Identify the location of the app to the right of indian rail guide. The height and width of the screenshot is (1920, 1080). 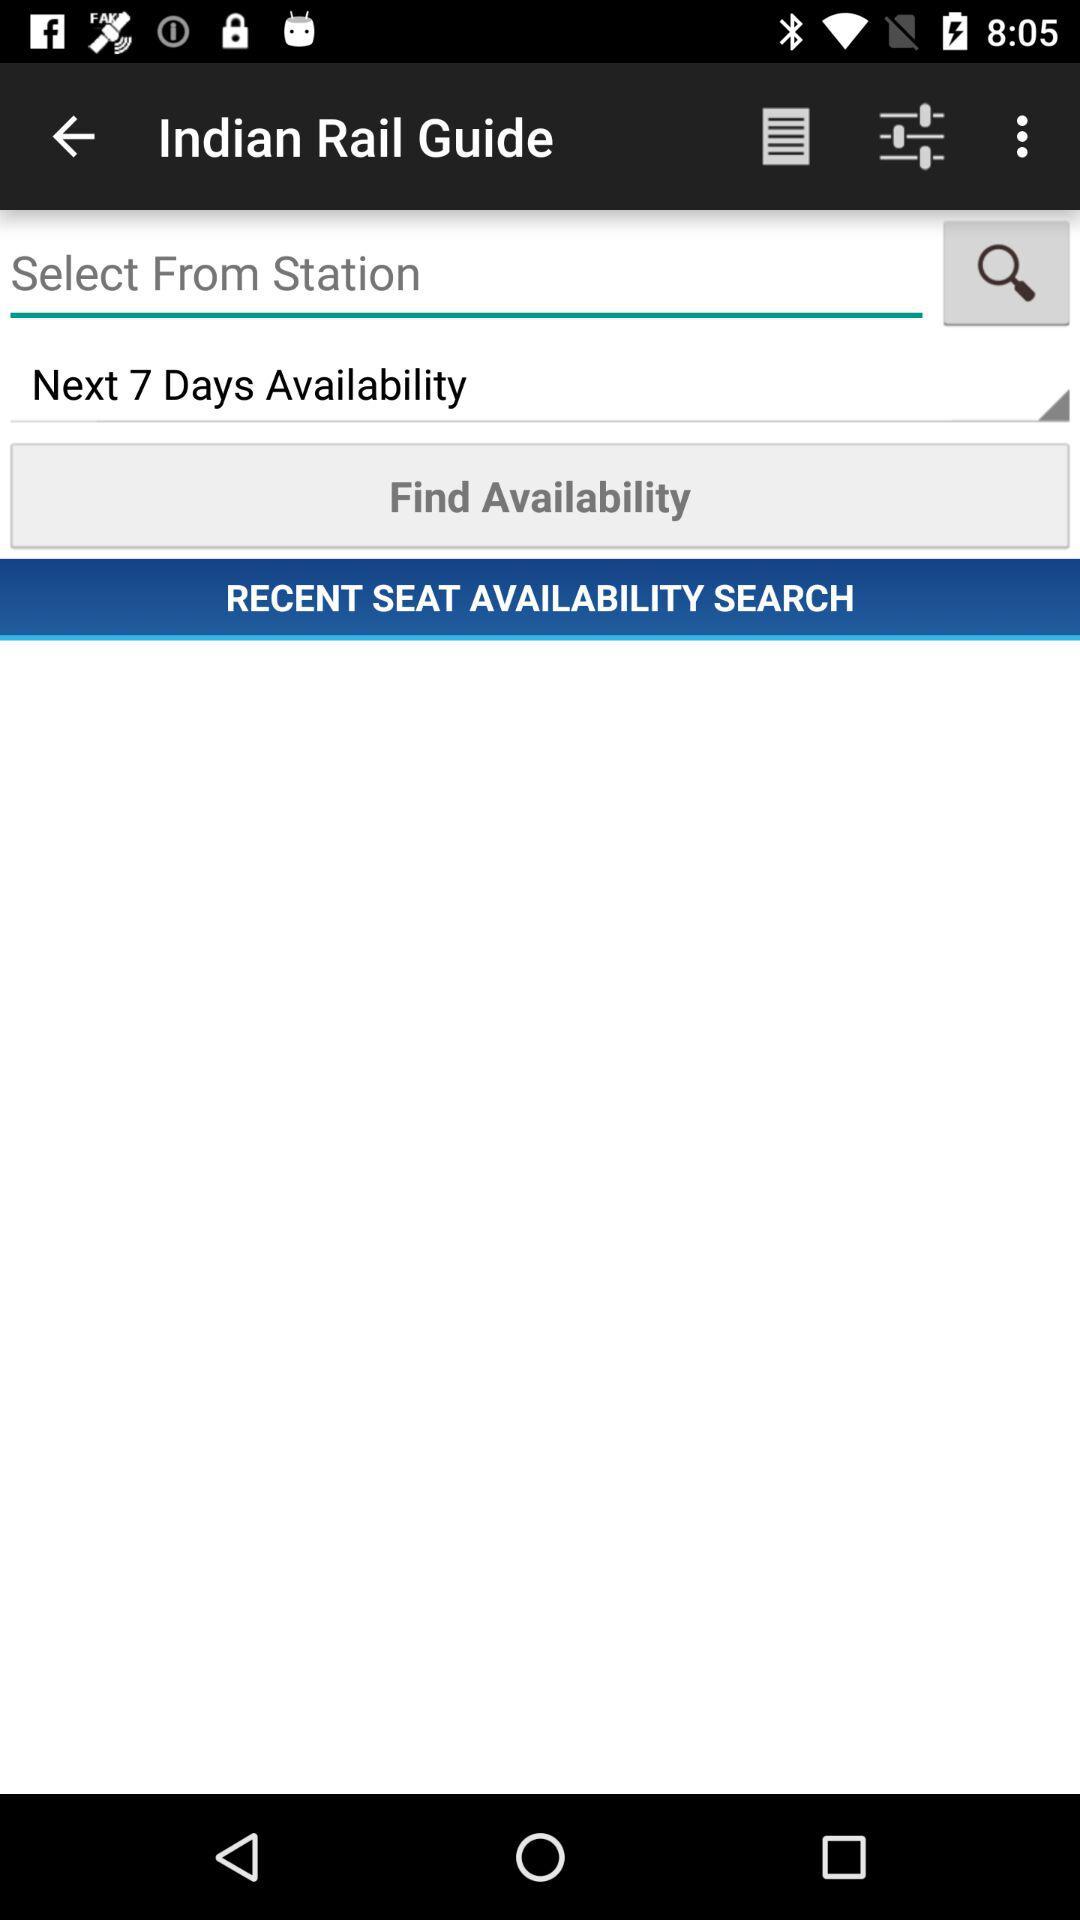
(785, 135).